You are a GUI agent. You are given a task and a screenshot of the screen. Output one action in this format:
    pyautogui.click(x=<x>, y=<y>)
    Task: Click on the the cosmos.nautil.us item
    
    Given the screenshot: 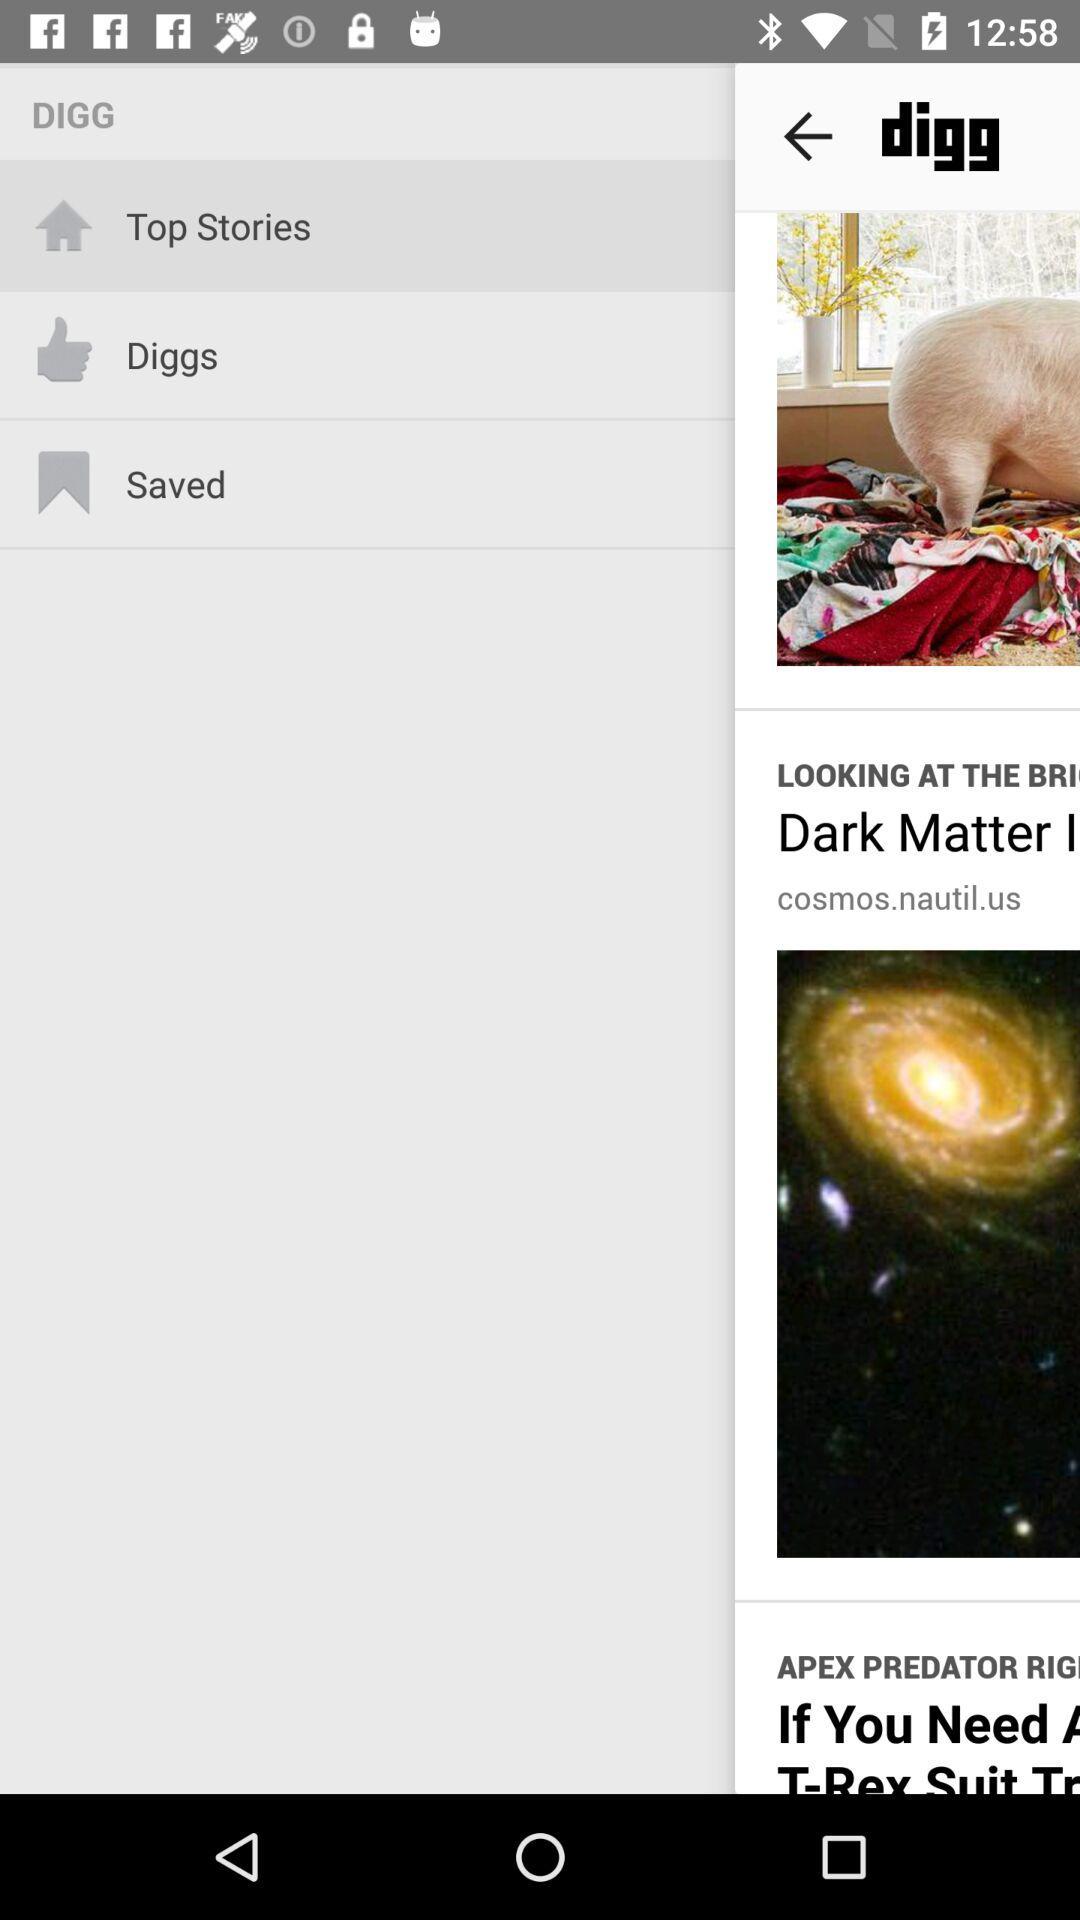 What is the action you would take?
    pyautogui.click(x=898, y=896)
    